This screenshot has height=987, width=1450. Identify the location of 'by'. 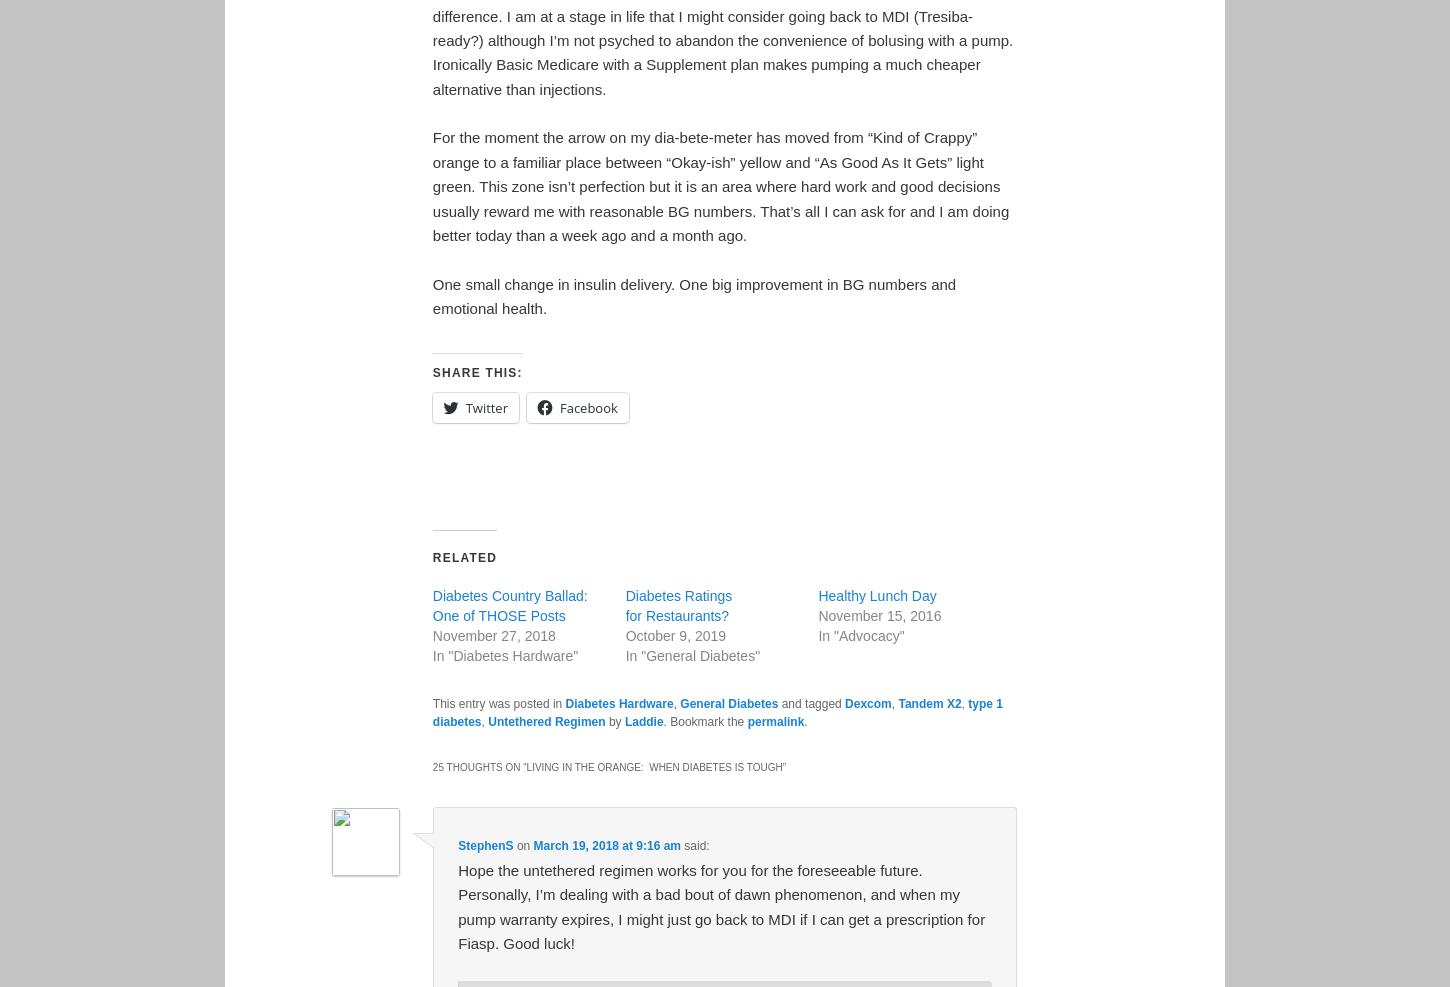
(604, 720).